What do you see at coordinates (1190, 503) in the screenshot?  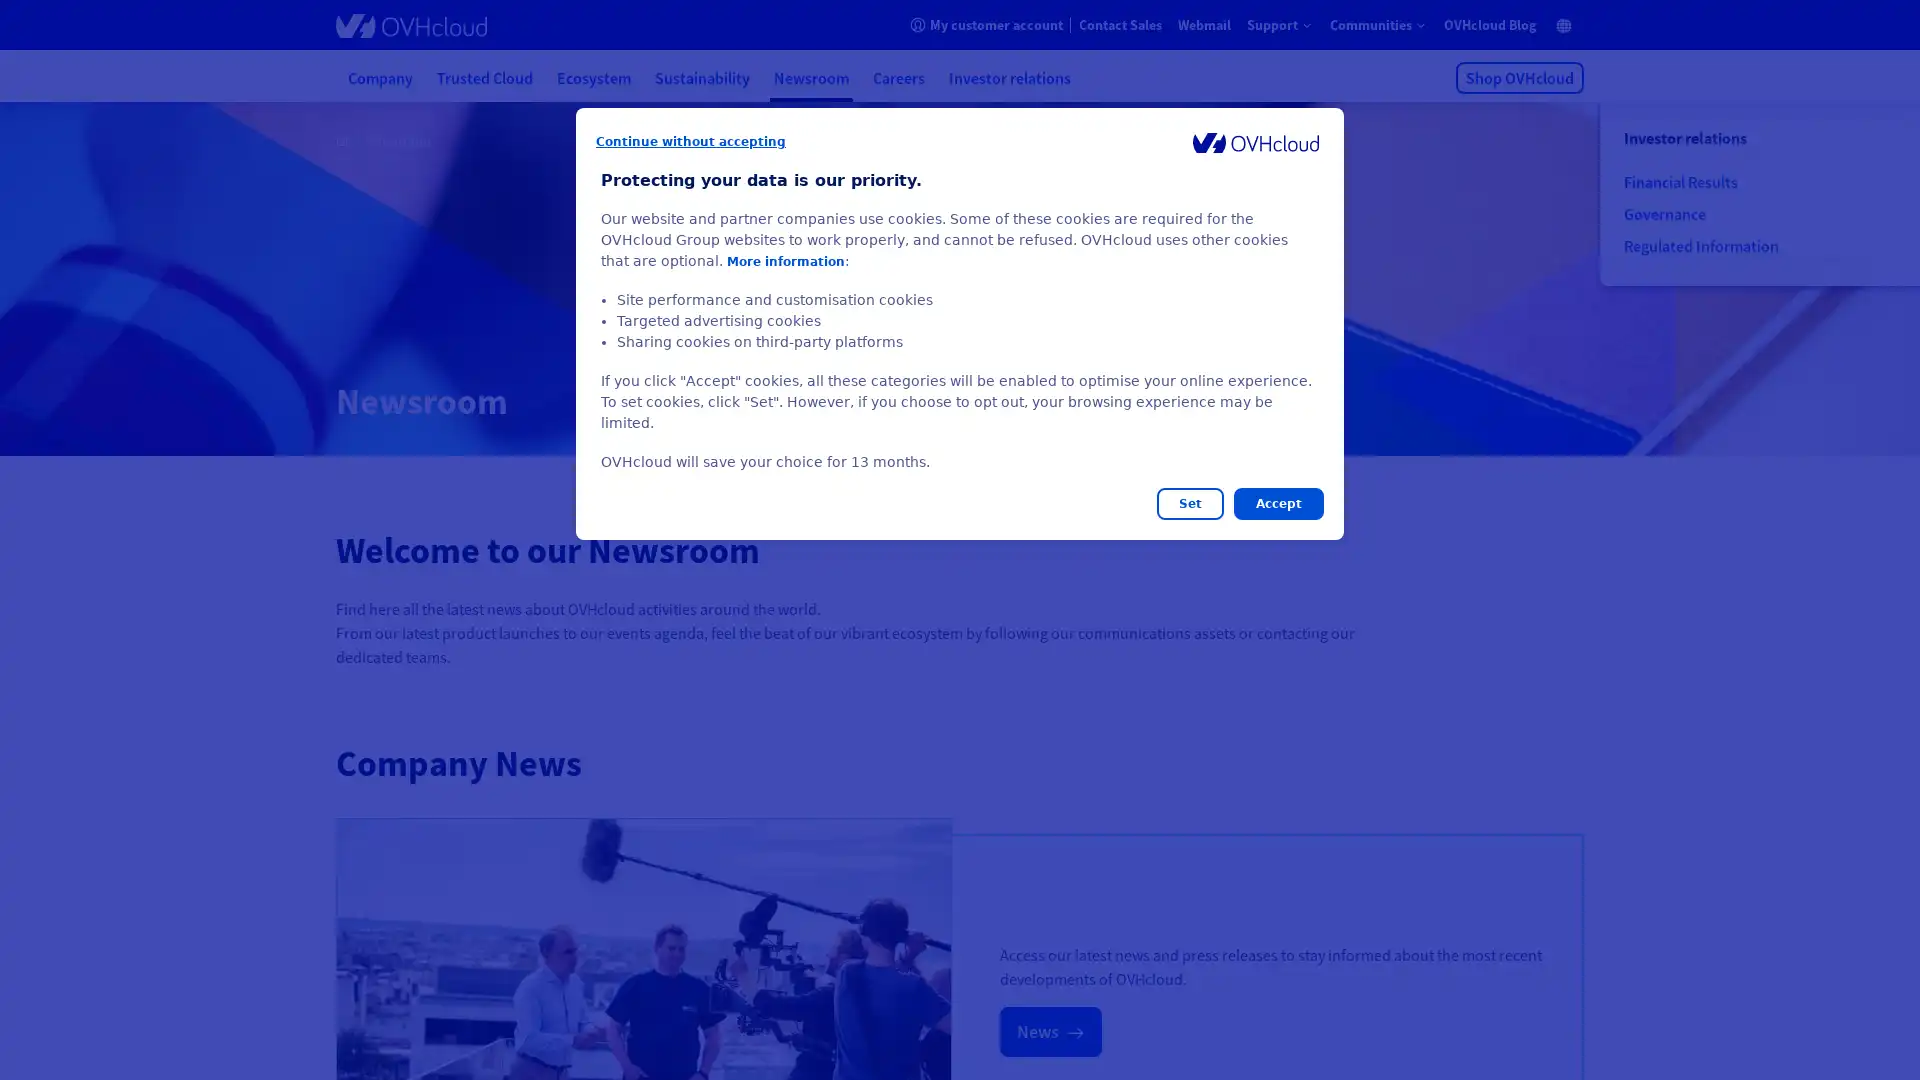 I see `Set` at bounding box center [1190, 503].